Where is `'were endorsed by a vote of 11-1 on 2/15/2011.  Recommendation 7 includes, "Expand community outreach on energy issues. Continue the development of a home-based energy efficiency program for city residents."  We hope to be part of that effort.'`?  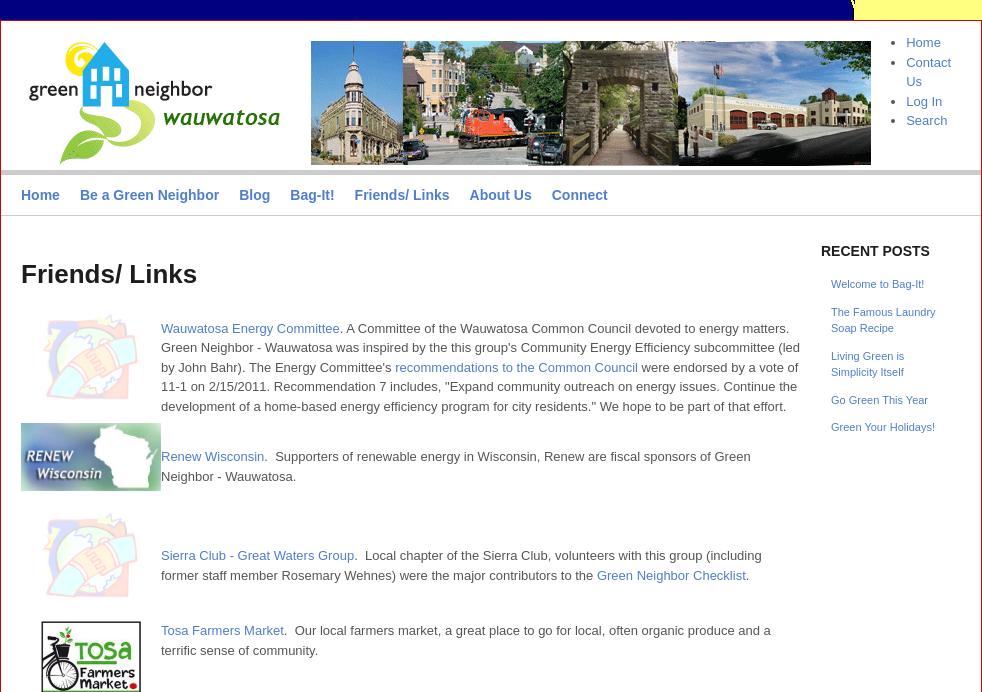
'were endorsed by a vote of 11-1 on 2/15/2011.  Recommendation 7 includes, "Expand community outreach on energy issues. Continue the development of a home-based energy efficiency program for city residents."  We hope to be part of that effort.' is located at coordinates (479, 385).